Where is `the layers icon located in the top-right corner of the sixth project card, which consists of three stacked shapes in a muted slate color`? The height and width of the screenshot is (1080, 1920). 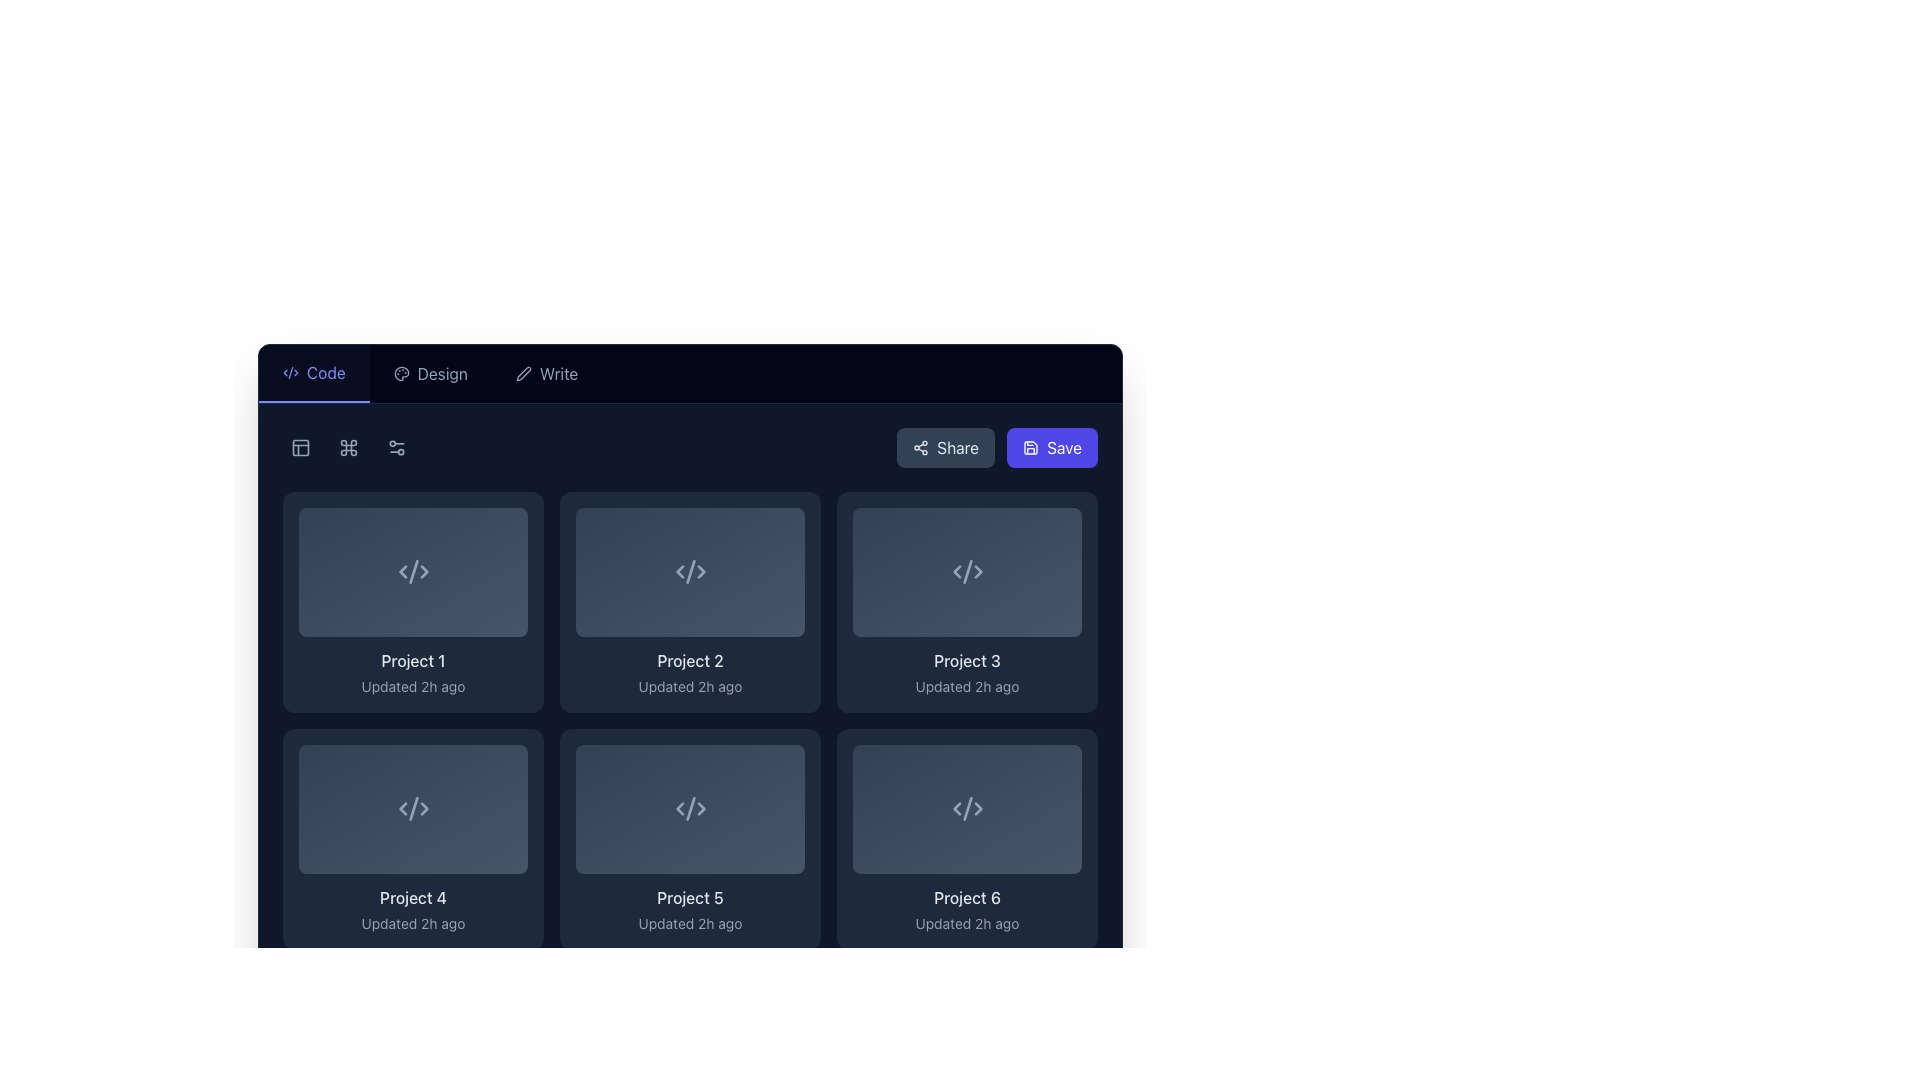
the layers icon located in the top-right corner of the sixth project card, which consists of three stacked shapes in a muted slate color is located at coordinates (1077, 748).